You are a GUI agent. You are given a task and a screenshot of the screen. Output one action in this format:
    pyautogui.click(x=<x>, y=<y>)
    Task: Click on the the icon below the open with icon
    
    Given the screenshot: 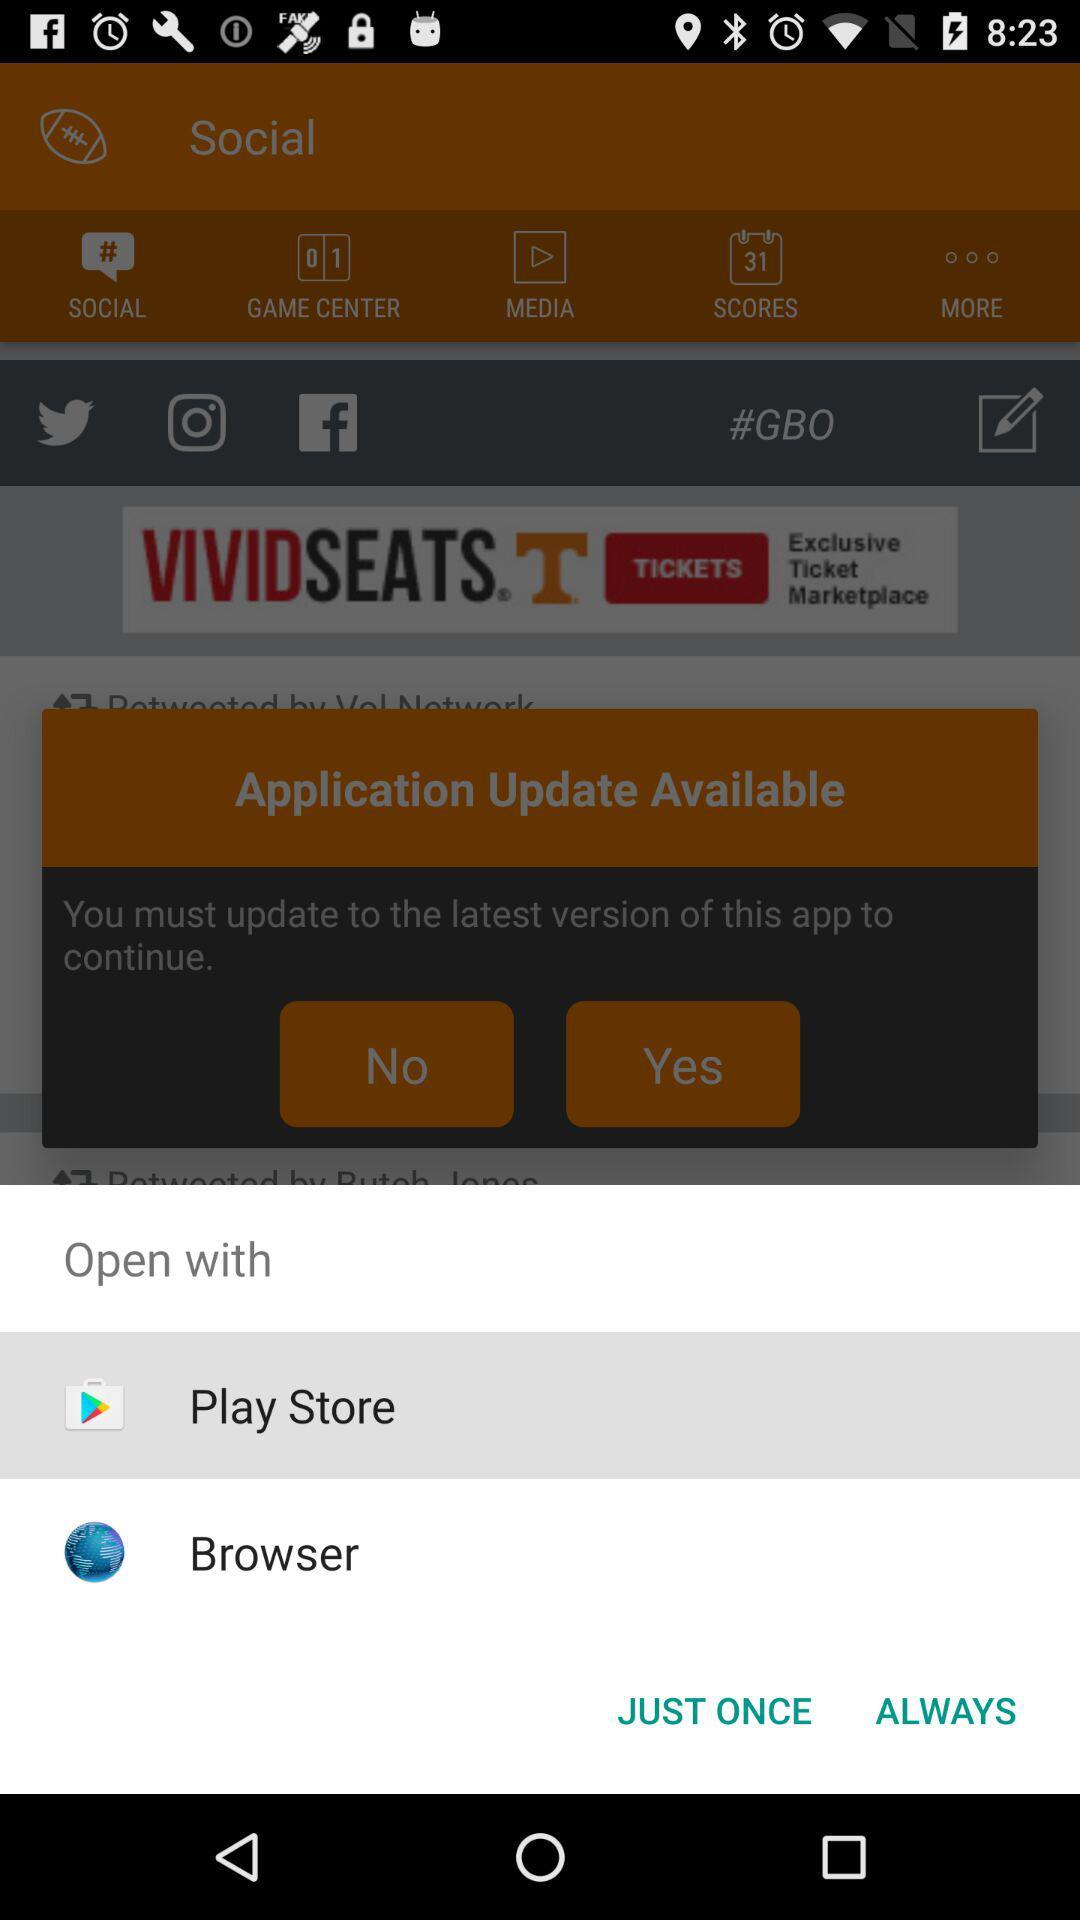 What is the action you would take?
    pyautogui.click(x=713, y=1708)
    